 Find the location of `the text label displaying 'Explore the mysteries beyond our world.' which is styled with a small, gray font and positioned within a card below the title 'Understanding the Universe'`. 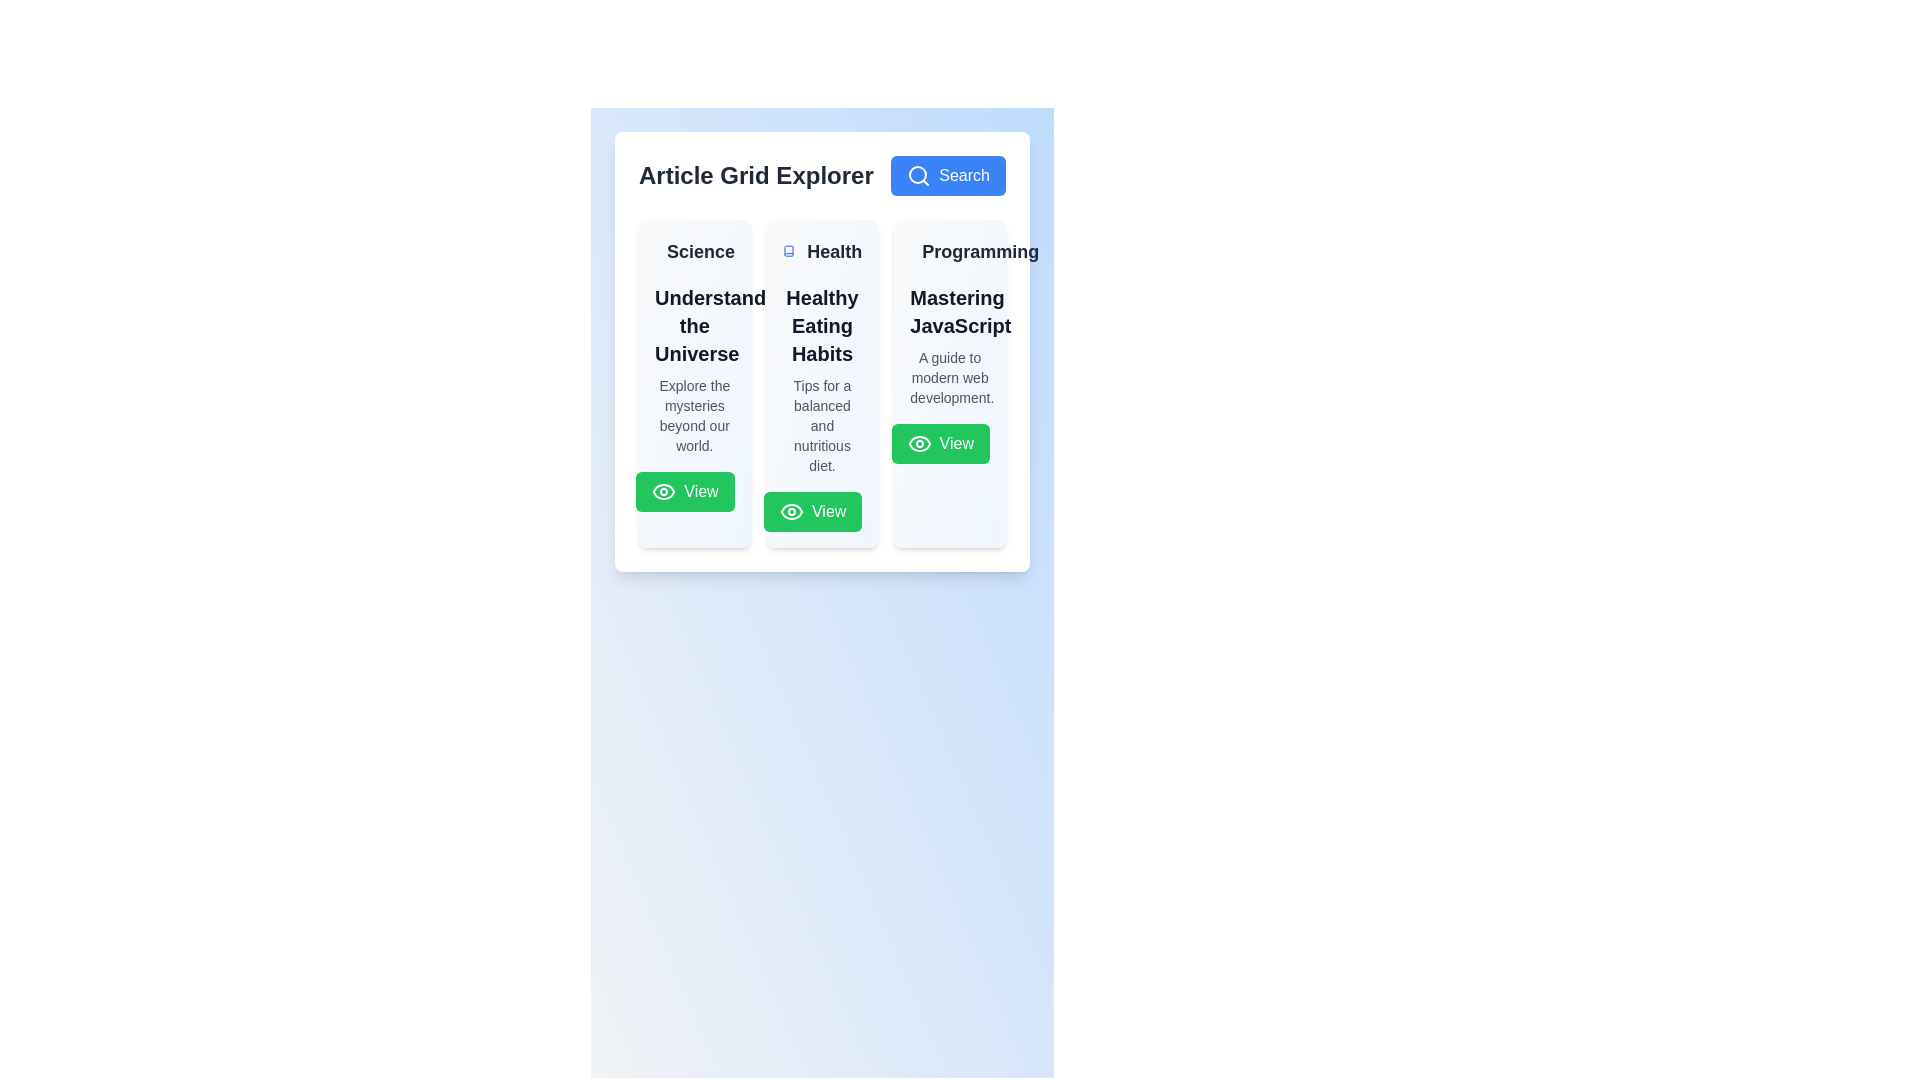

the text label displaying 'Explore the mysteries beyond our world.' which is styled with a small, gray font and positioned within a card below the title 'Understanding the Universe' is located at coordinates (694, 415).